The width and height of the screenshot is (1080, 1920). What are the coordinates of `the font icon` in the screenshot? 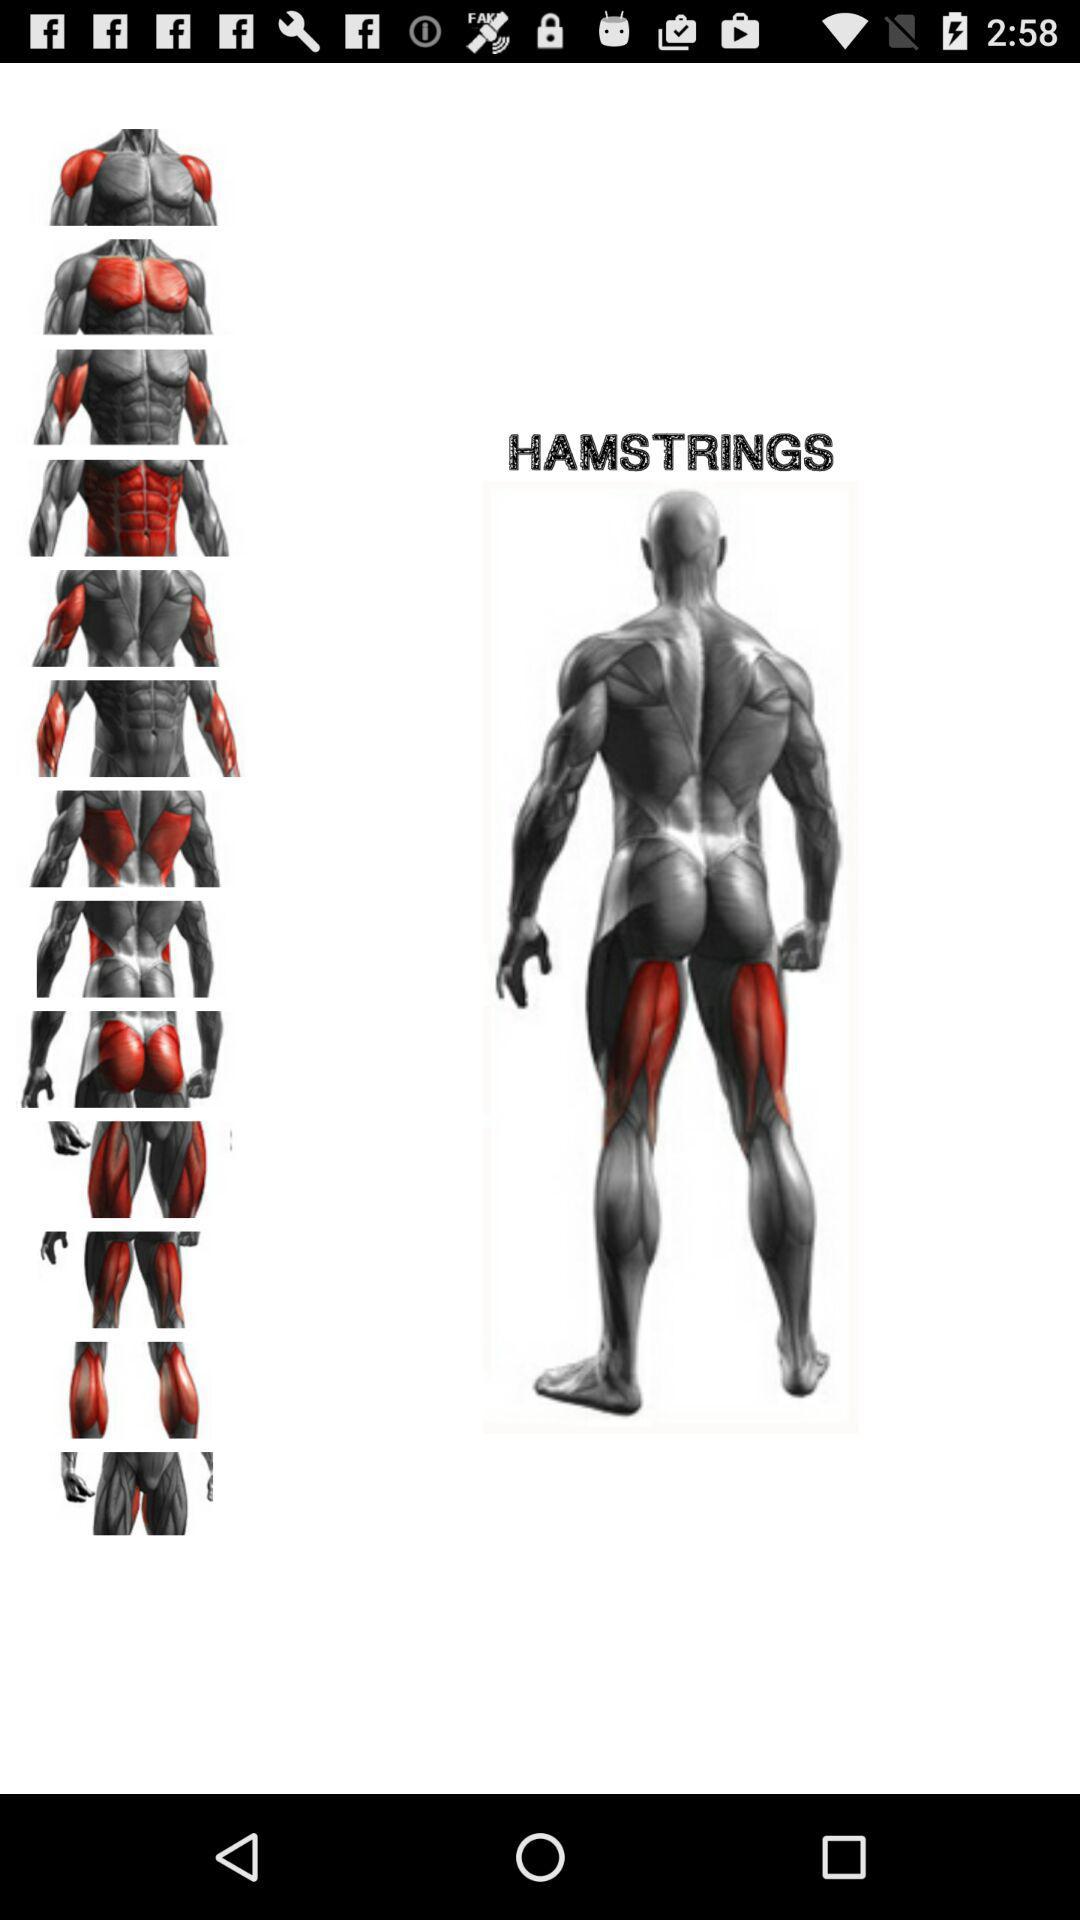 It's located at (131, 1361).